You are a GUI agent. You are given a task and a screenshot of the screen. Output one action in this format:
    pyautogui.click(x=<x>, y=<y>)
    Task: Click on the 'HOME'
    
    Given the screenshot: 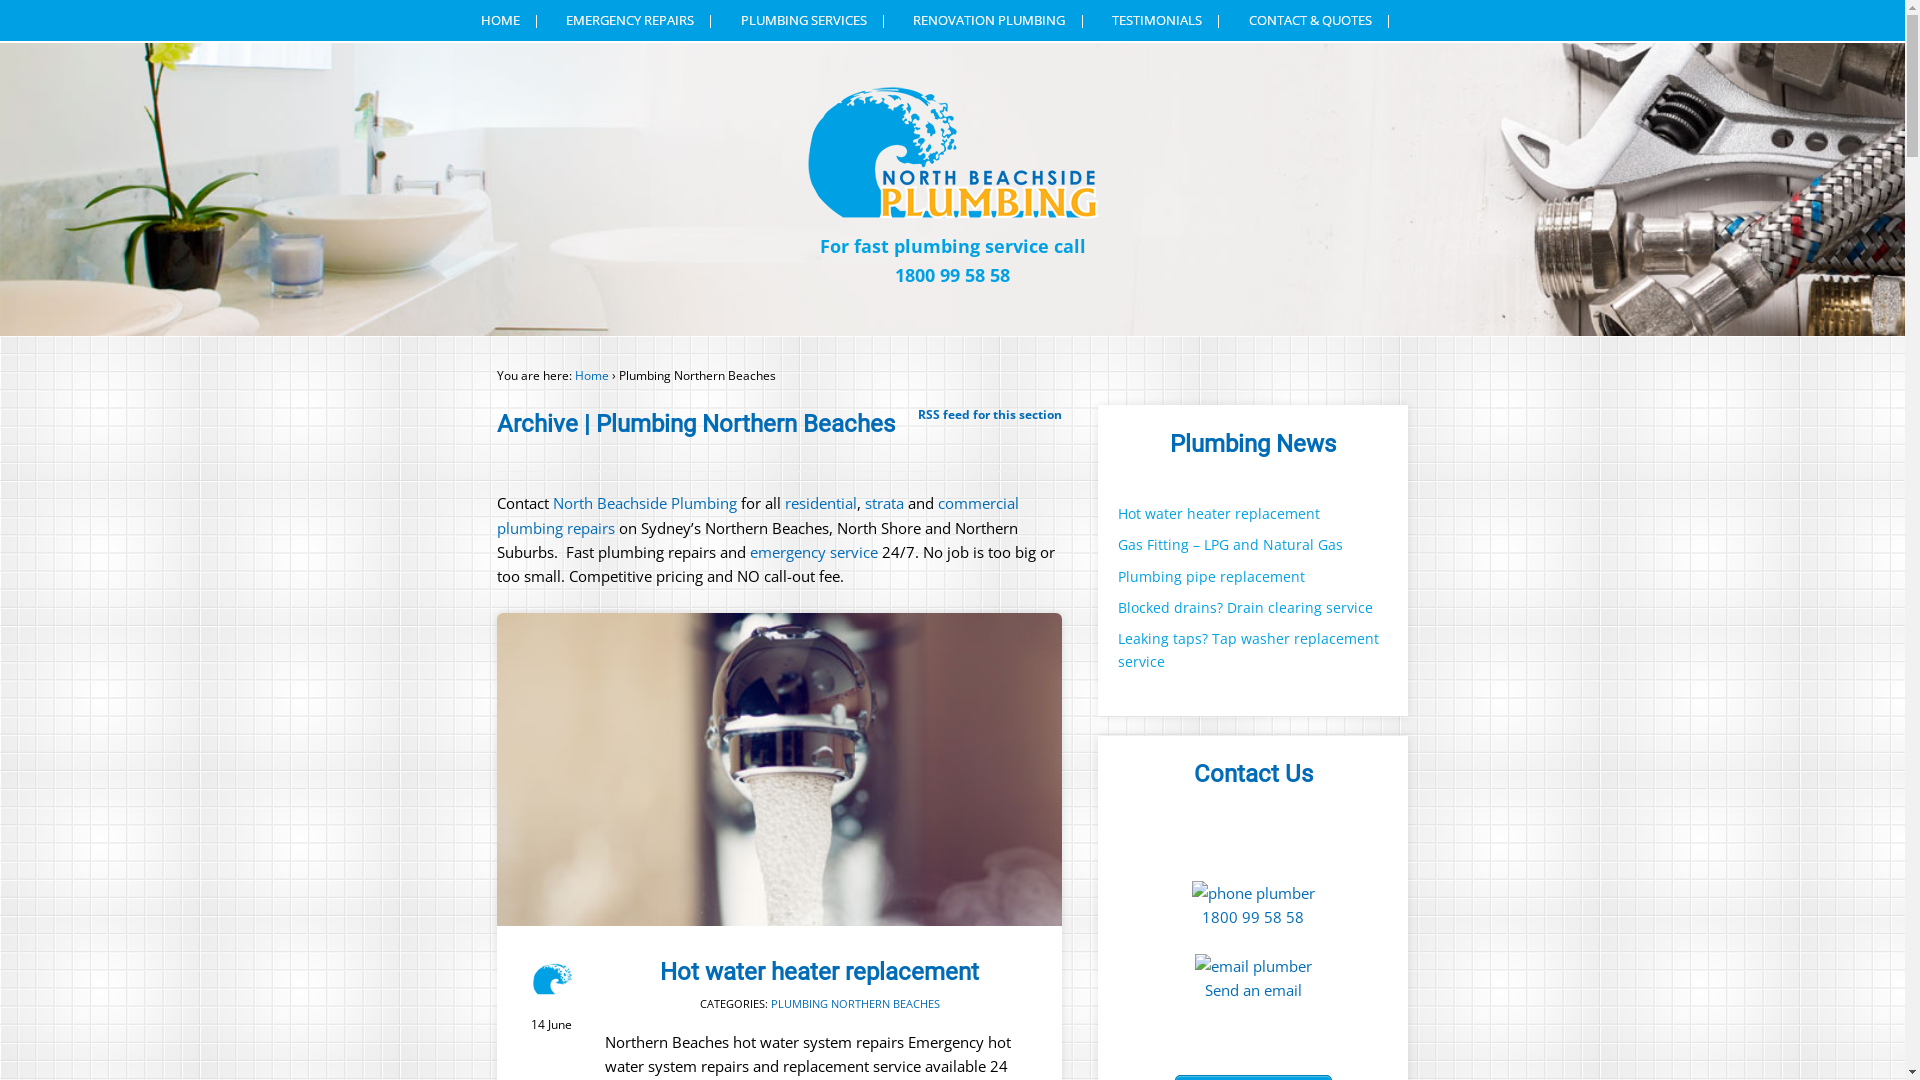 What is the action you would take?
    pyautogui.click(x=466, y=20)
    